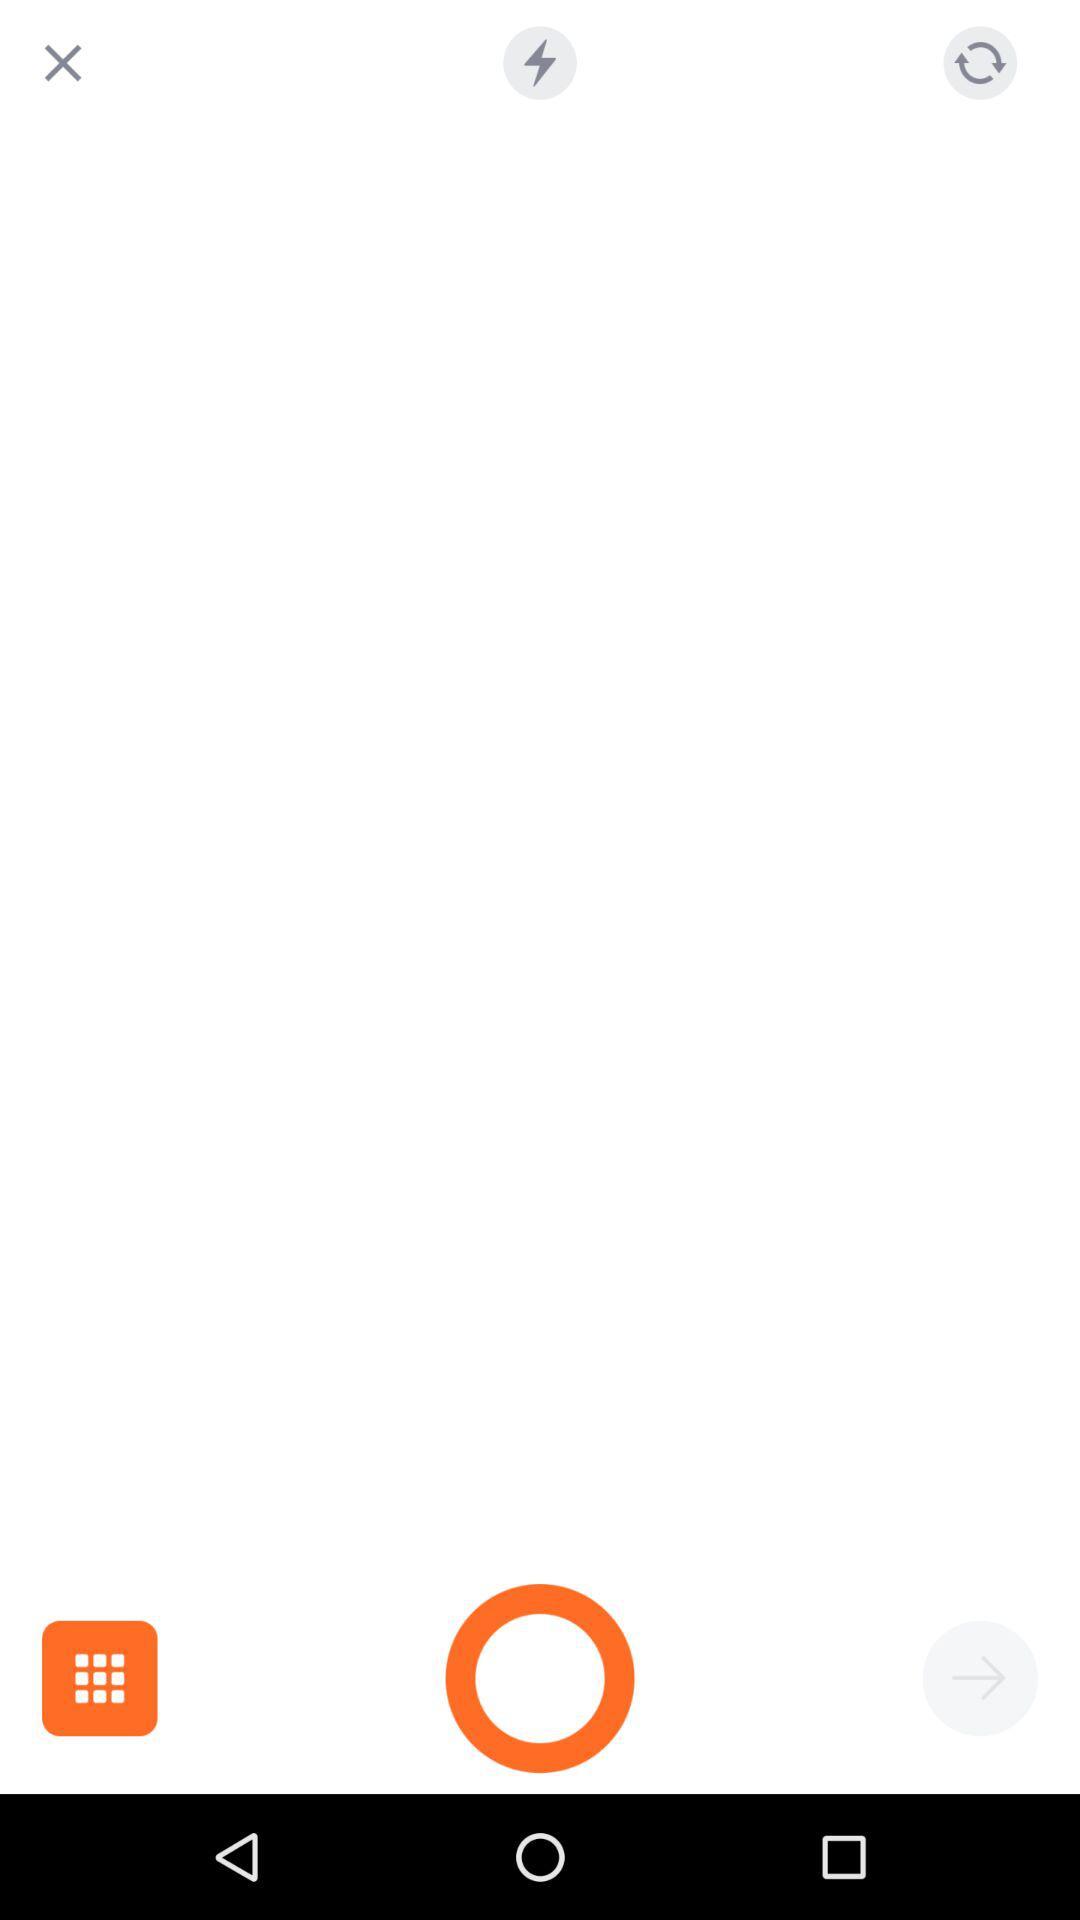 This screenshot has height=1920, width=1080. What do you see at coordinates (979, 1678) in the screenshot?
I see `press active page button` at bounding box center [979, 1678].